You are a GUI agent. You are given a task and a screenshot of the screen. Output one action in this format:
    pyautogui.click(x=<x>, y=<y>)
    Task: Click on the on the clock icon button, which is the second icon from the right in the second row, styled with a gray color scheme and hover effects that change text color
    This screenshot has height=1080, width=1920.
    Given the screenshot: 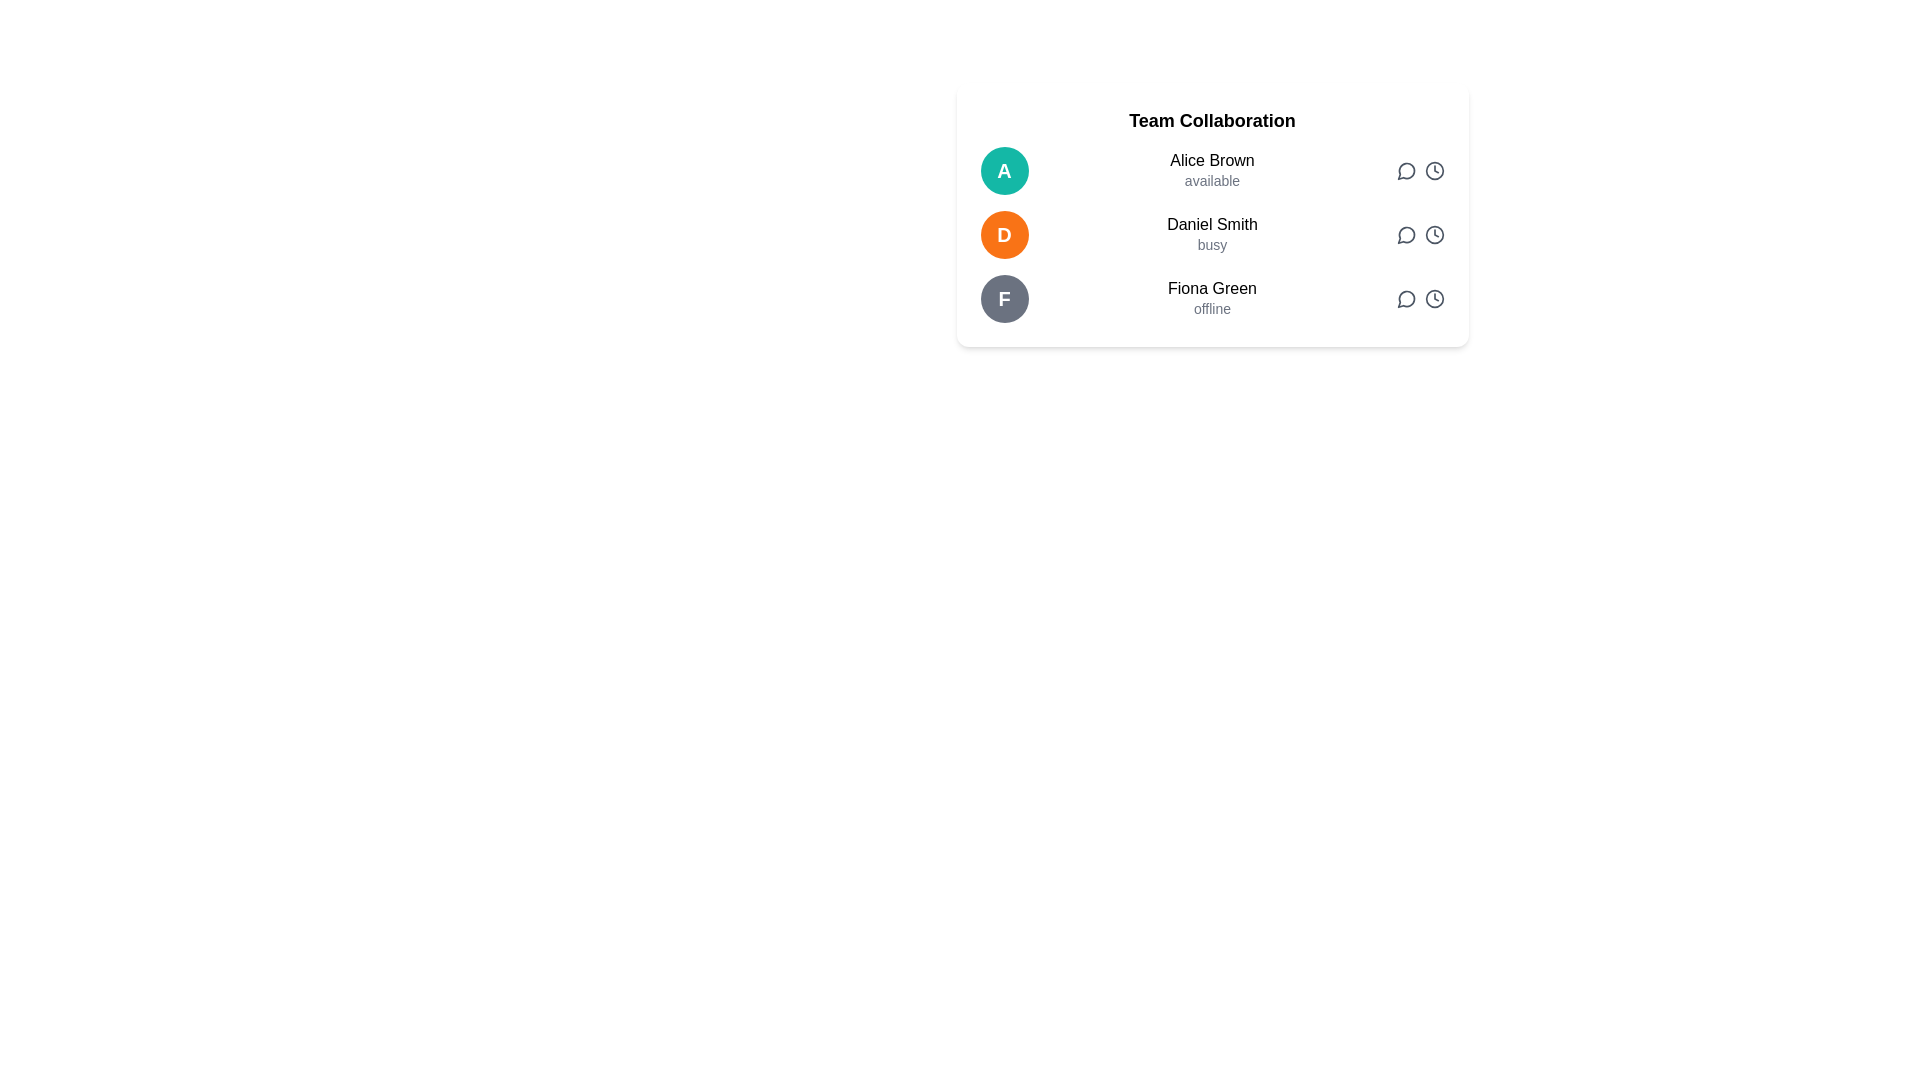 What is the action you would take?
    pyautogui.click(x=1433, y=234)
    